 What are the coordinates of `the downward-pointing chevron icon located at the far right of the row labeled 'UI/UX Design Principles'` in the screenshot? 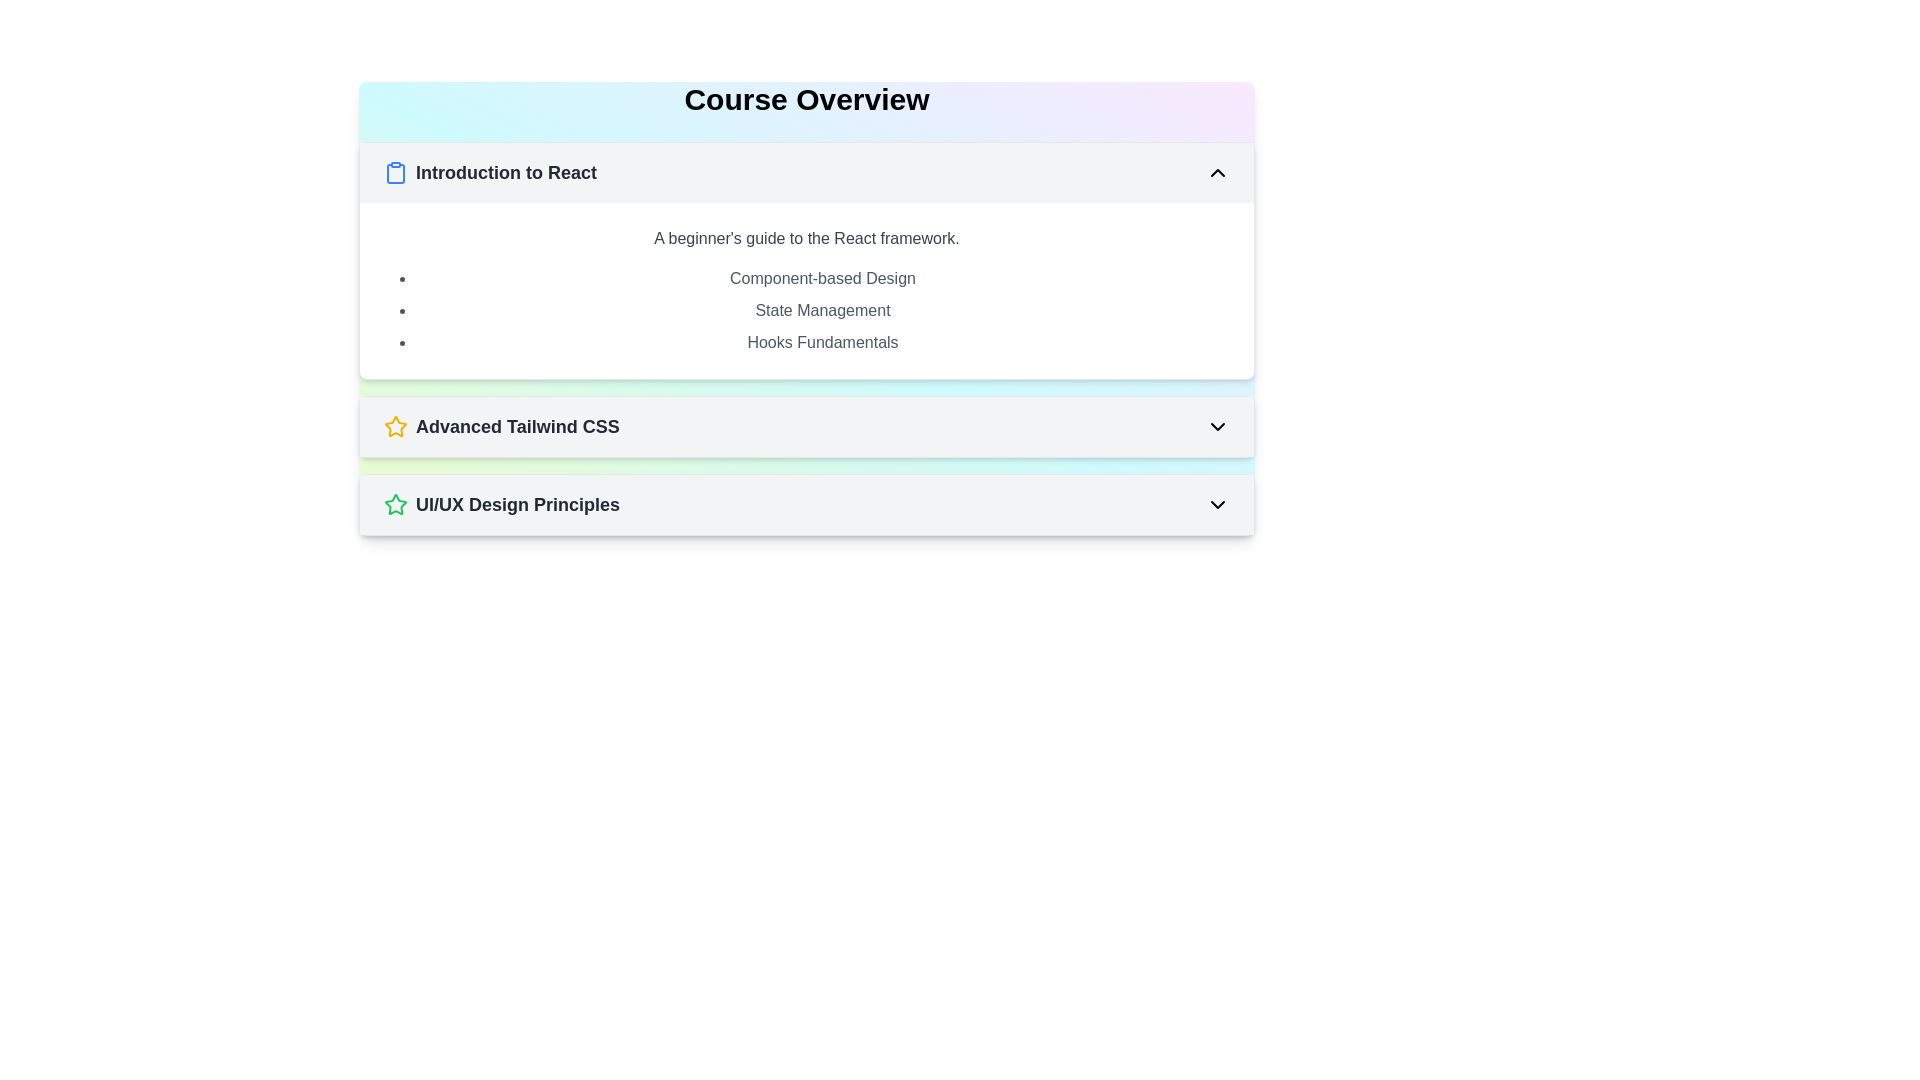 It's located at (1217, 504).